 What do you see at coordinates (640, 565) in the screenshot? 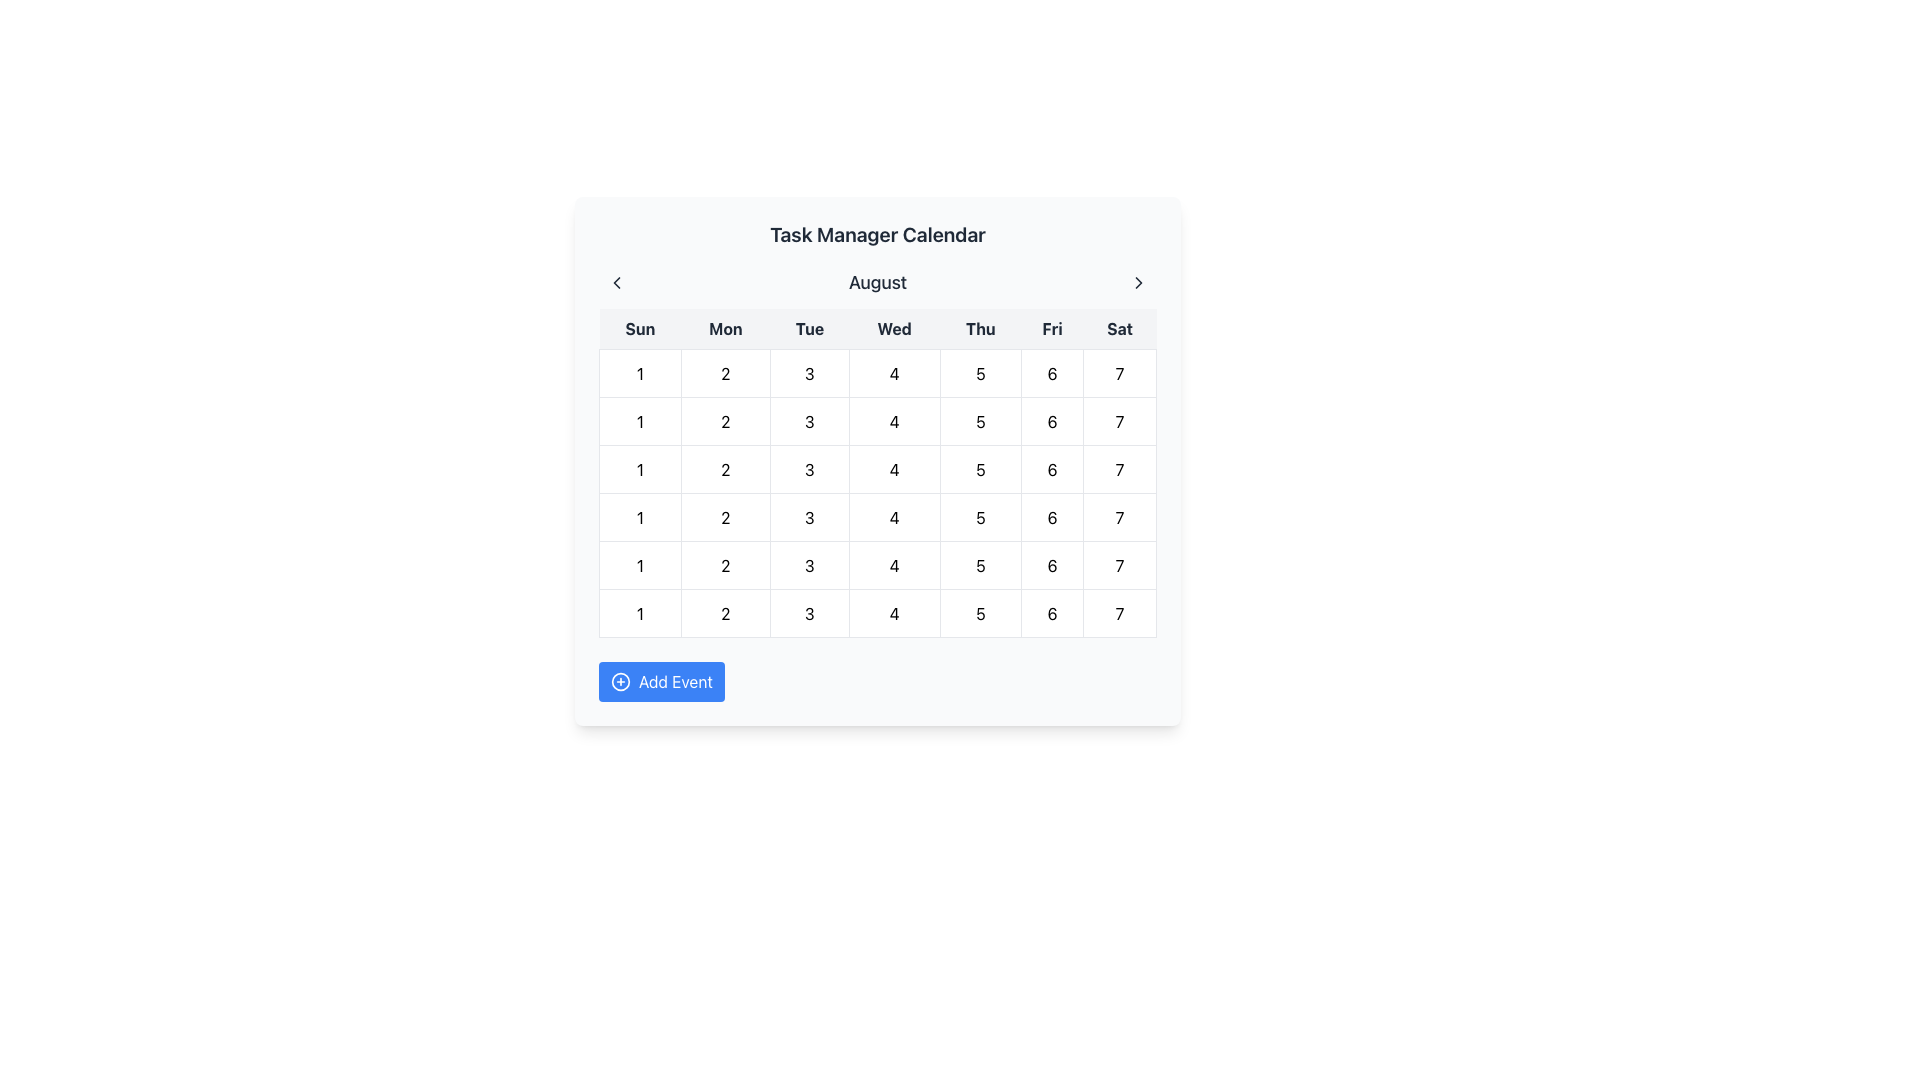
I see `the calendar cell displaying the number '1' located` at bounding box center [640, 565].